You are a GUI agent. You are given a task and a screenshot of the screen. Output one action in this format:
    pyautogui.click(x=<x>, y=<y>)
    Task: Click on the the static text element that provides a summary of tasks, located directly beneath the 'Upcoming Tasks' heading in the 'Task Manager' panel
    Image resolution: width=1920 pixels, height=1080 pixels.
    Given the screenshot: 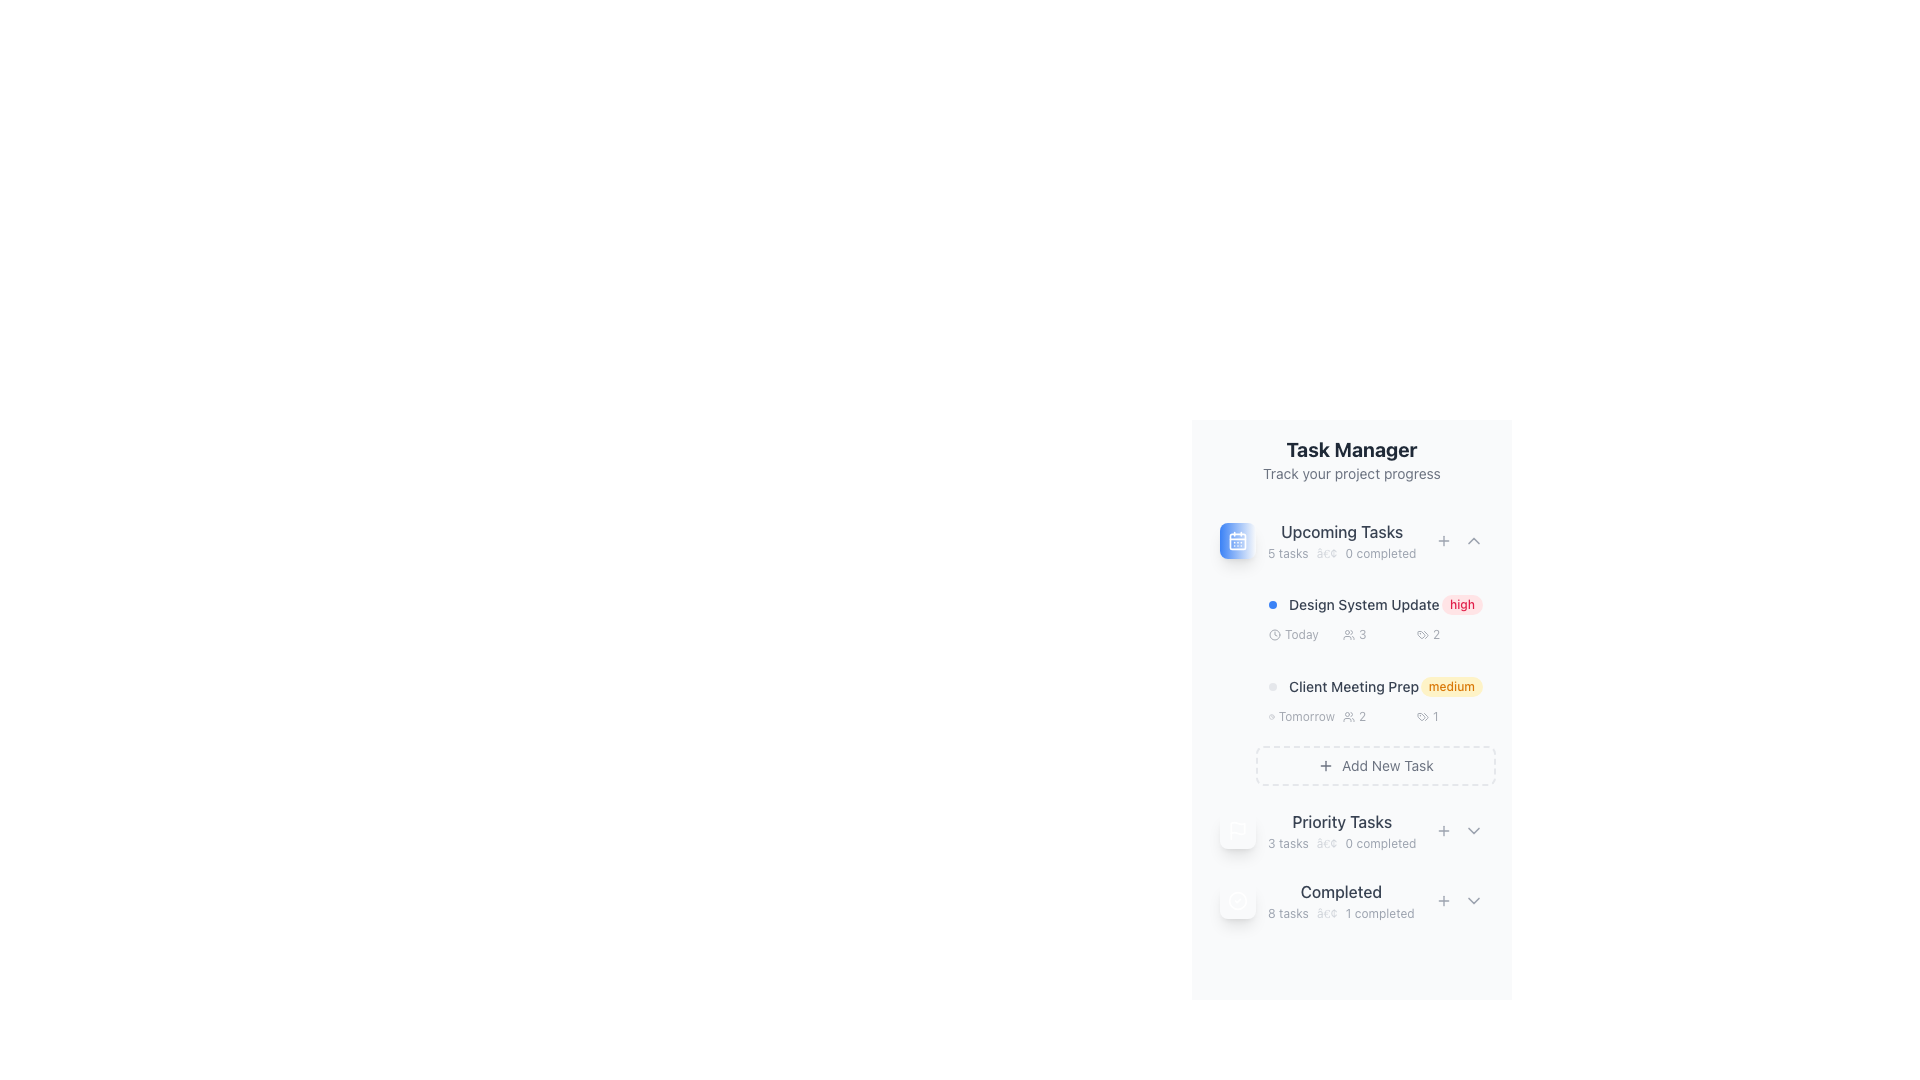 What is the action you would take?
    pyautogui.click(x=1342, y=554)
    